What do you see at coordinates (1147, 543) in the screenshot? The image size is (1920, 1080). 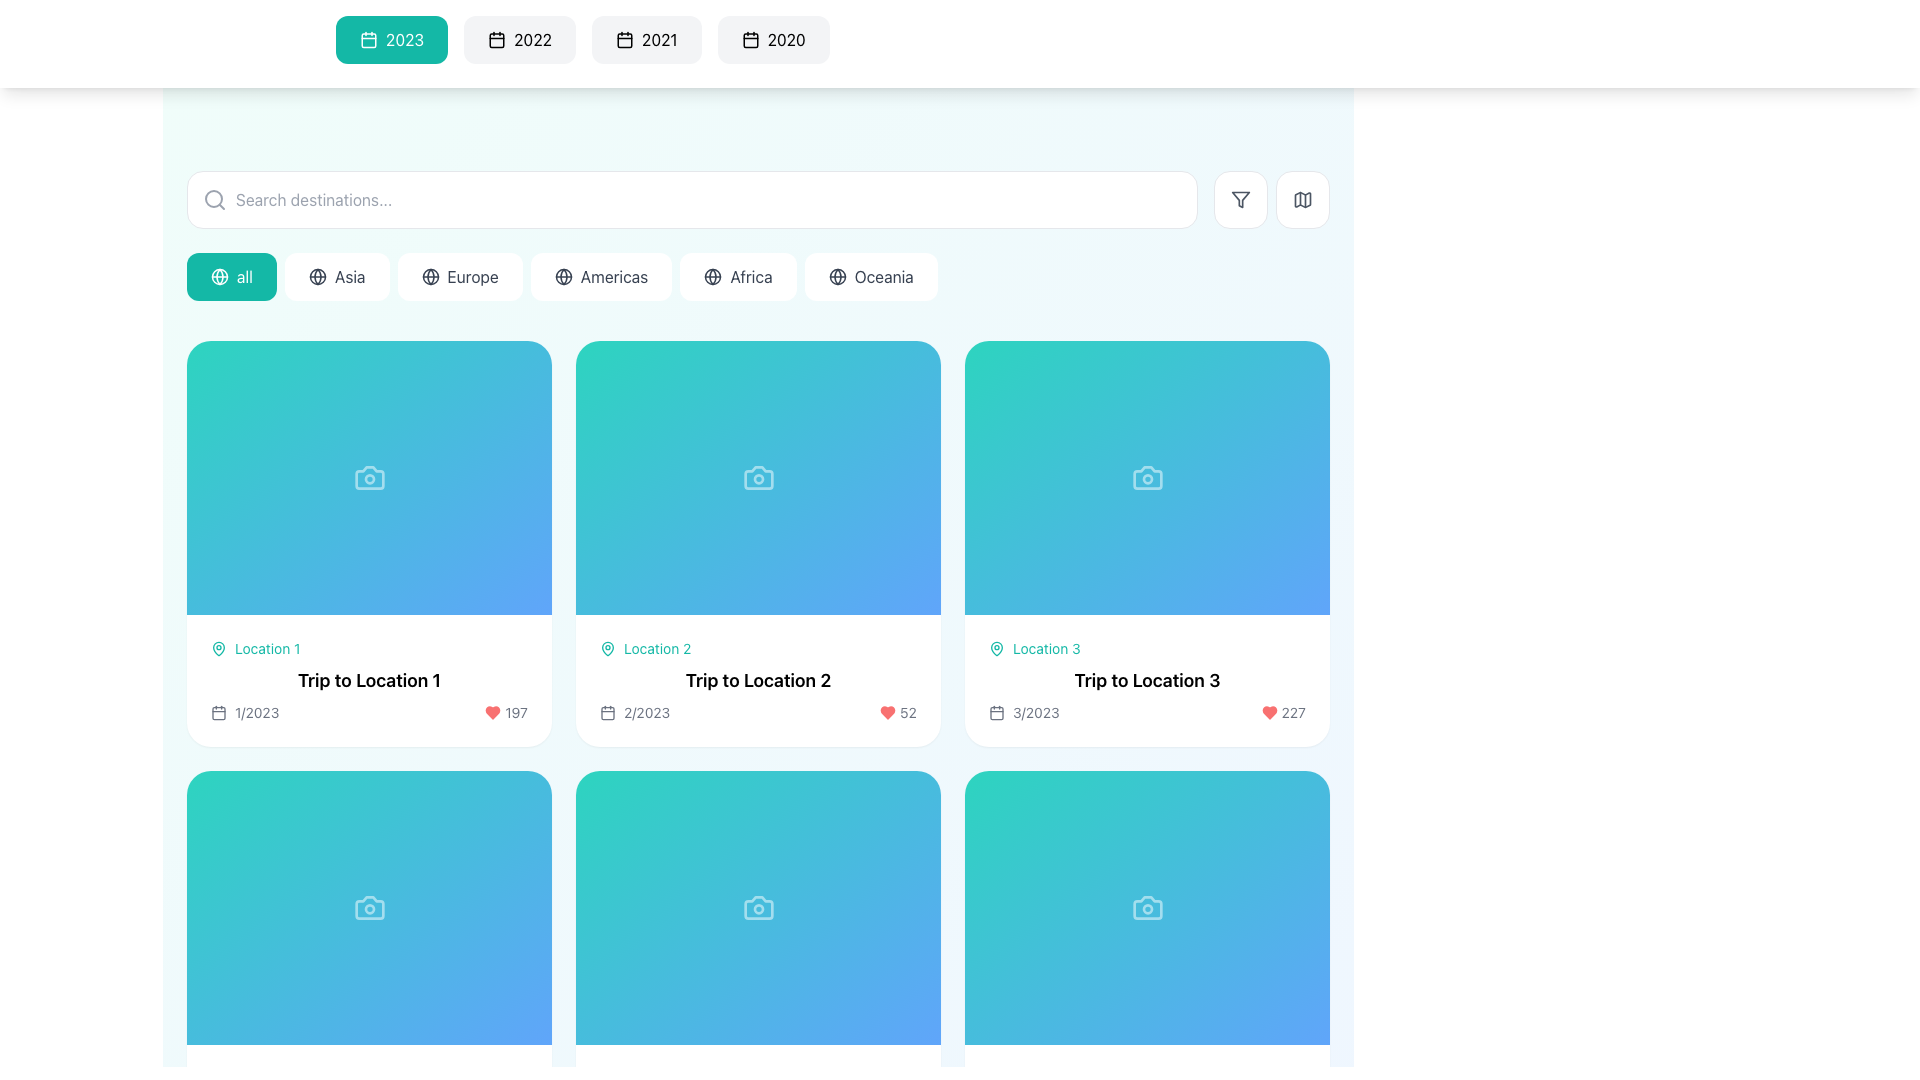 I see `the card item in the grid layout that indicates 'Trip to Location 3'` at bounding box center [1147, 543].